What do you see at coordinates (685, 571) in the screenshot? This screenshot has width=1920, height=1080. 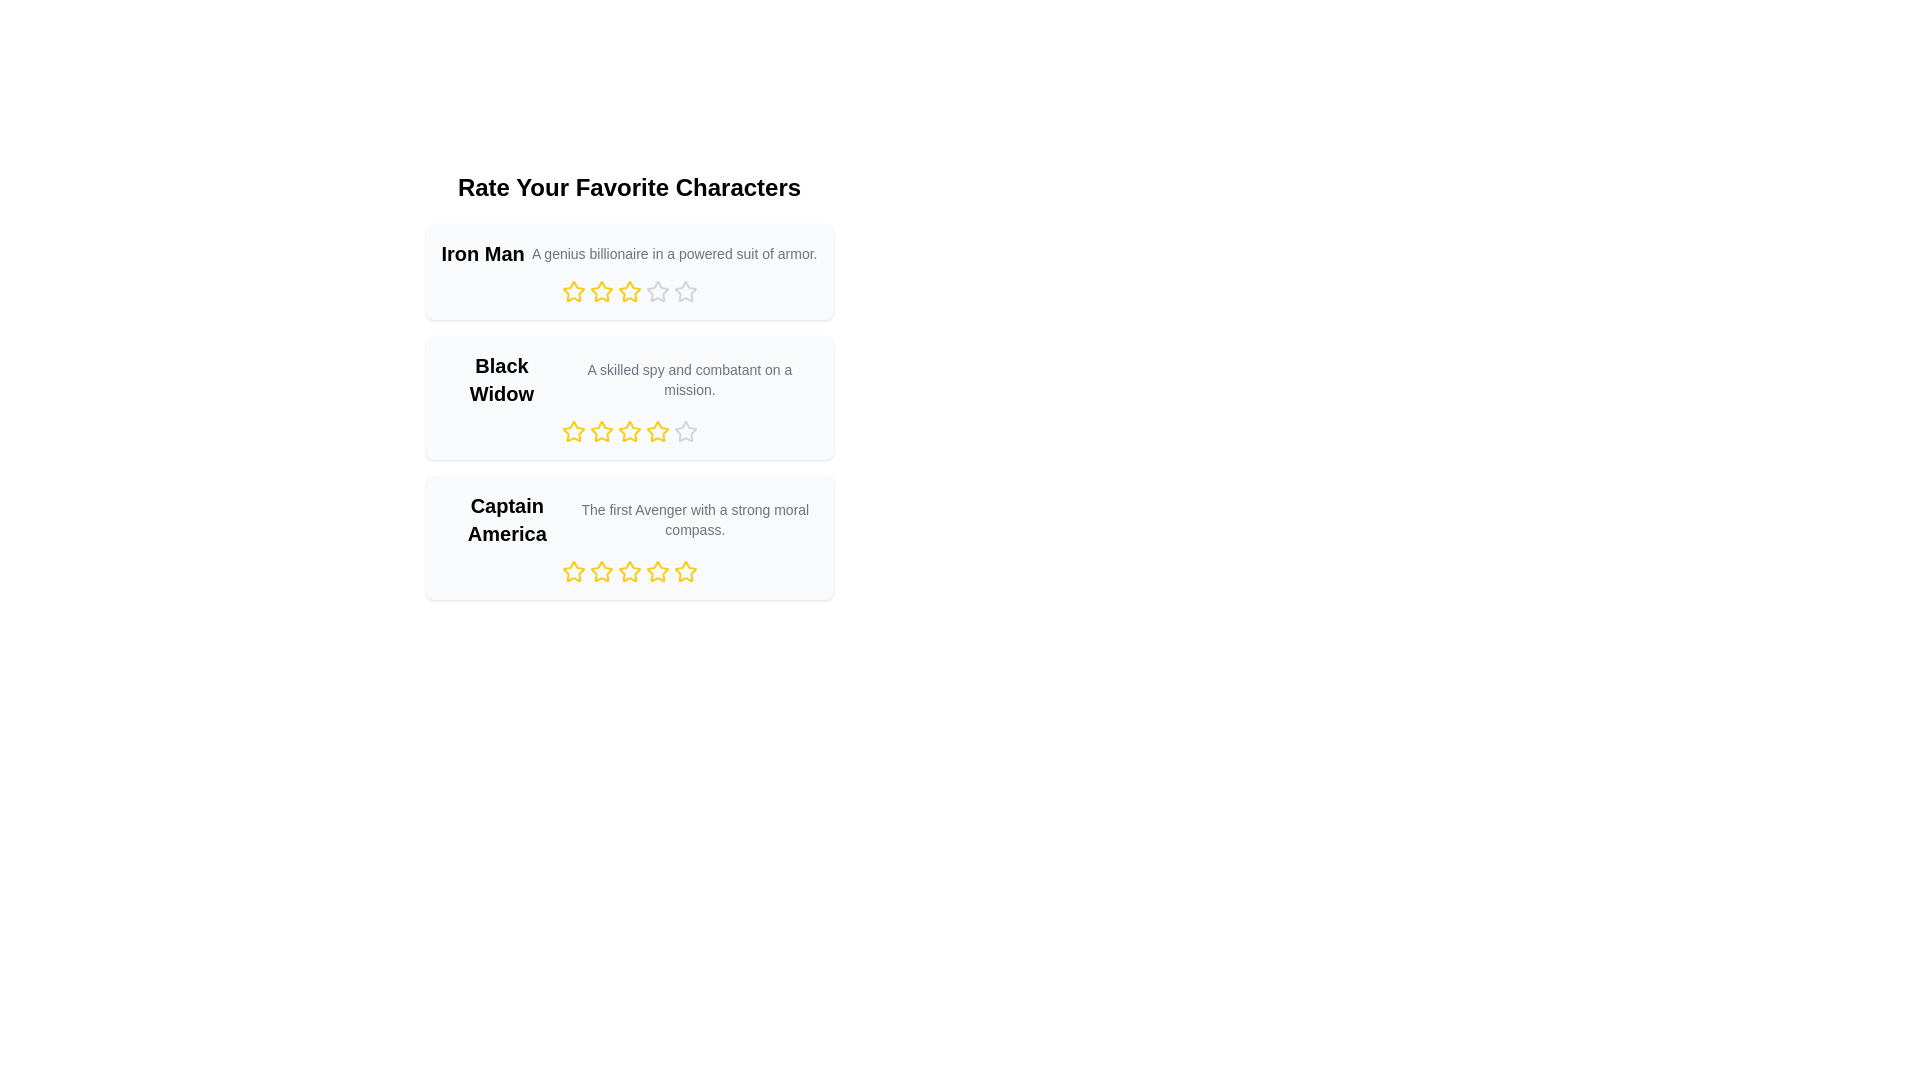 I see `the fourth rating star icon for 'Captain America' to trigger the tooltip or visual effect` at bounding box center [685, 571].